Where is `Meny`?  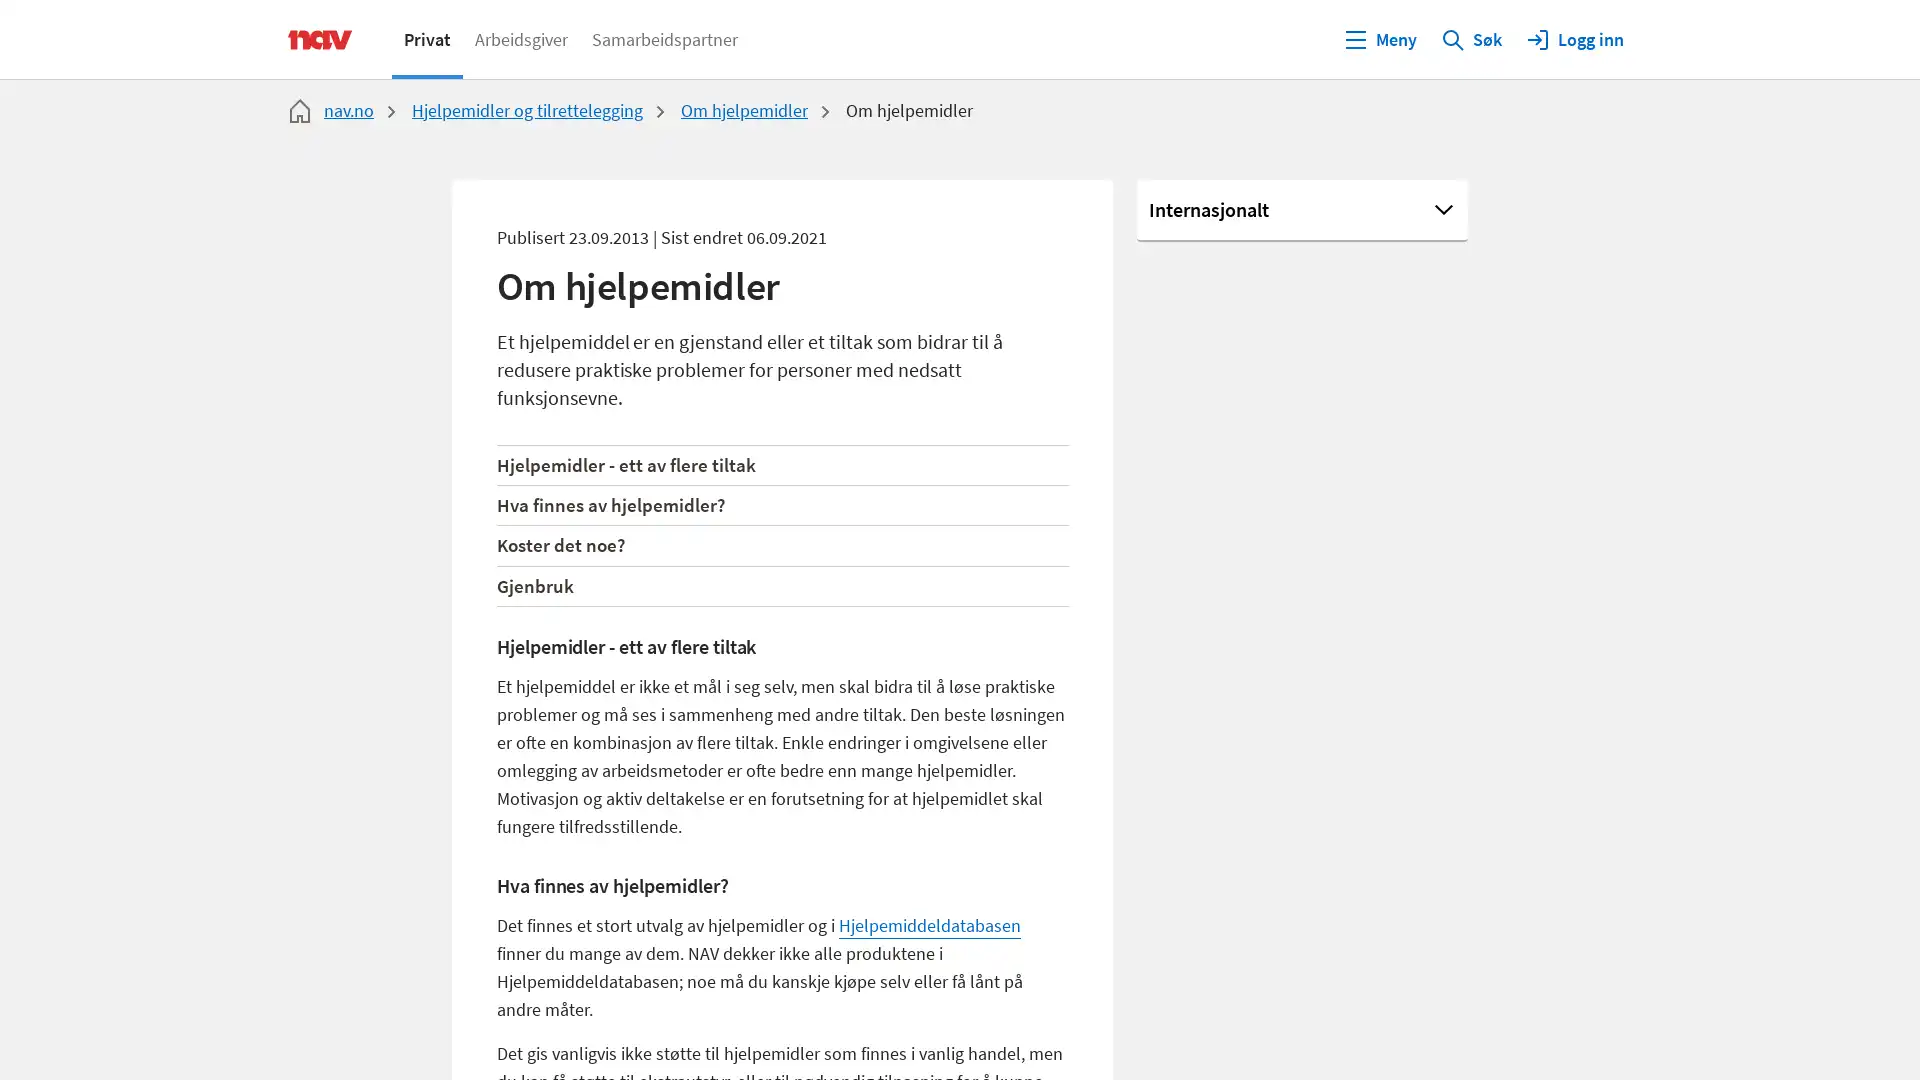
Meny is located at coordinates (1379, 38).